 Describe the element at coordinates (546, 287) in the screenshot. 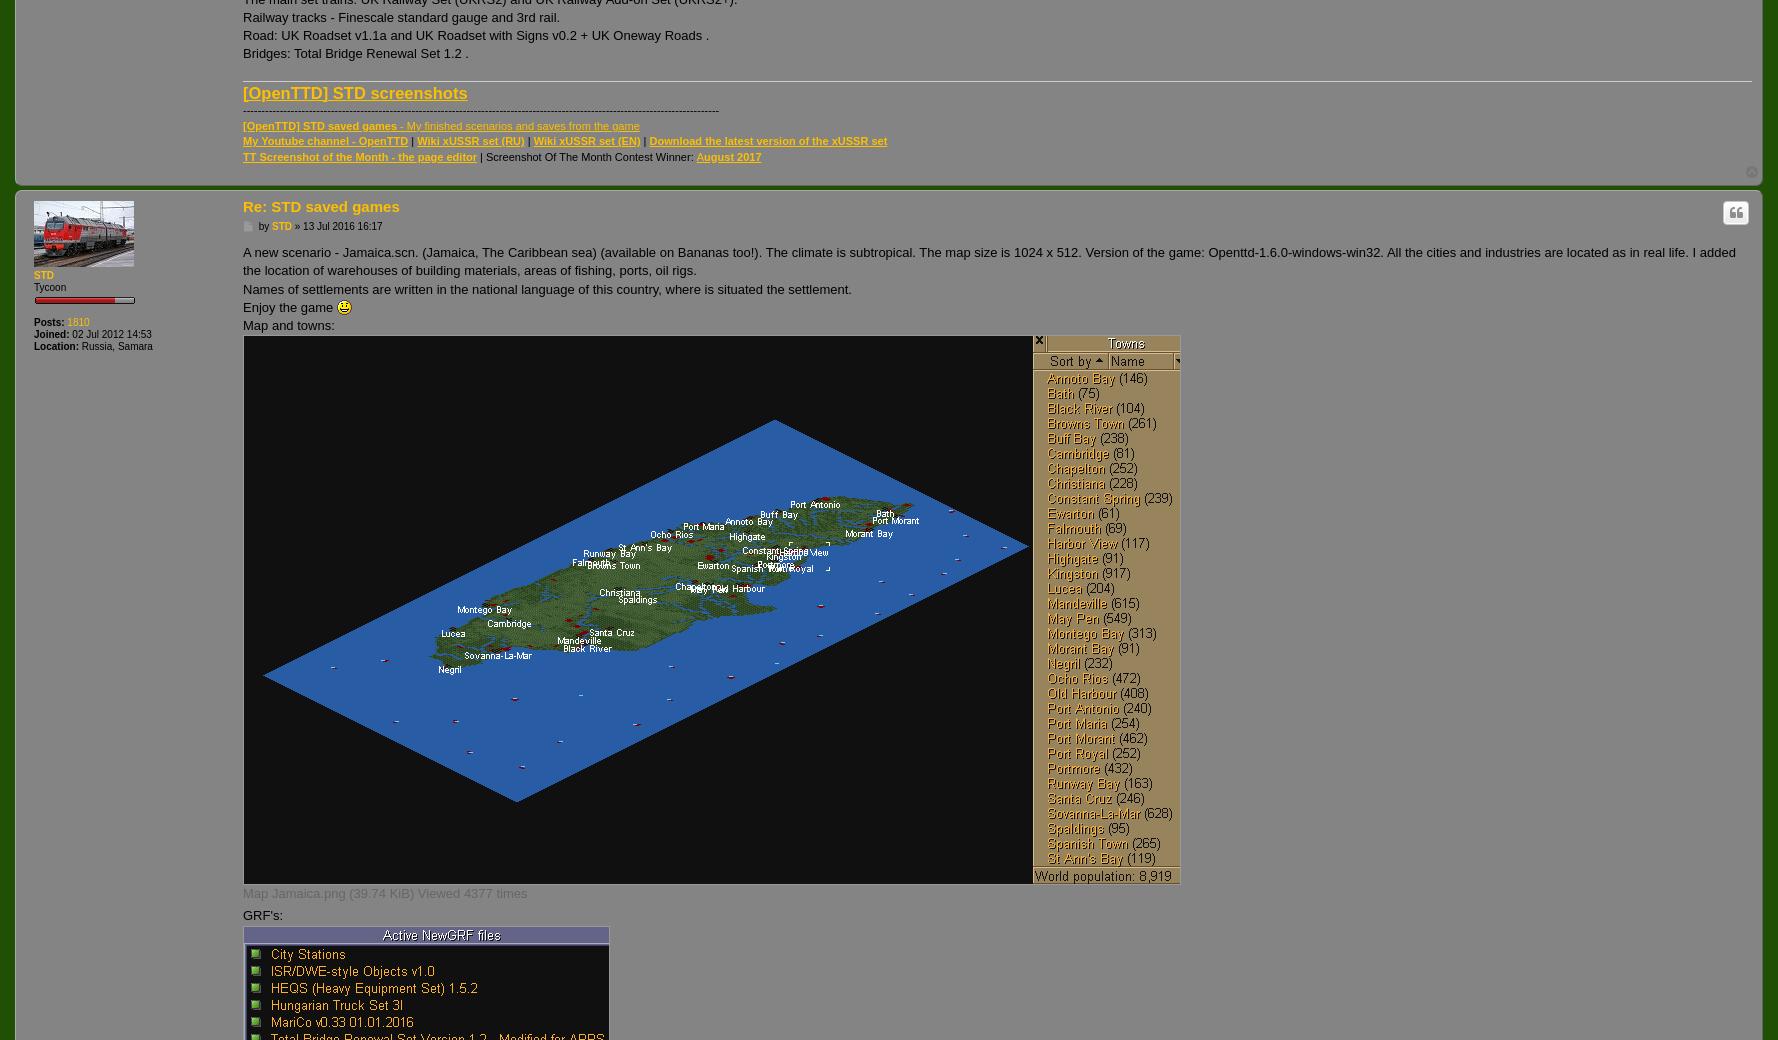

I see `'Names of settlements are written in the national language of this country, where is situated the settlement.'` at that location.